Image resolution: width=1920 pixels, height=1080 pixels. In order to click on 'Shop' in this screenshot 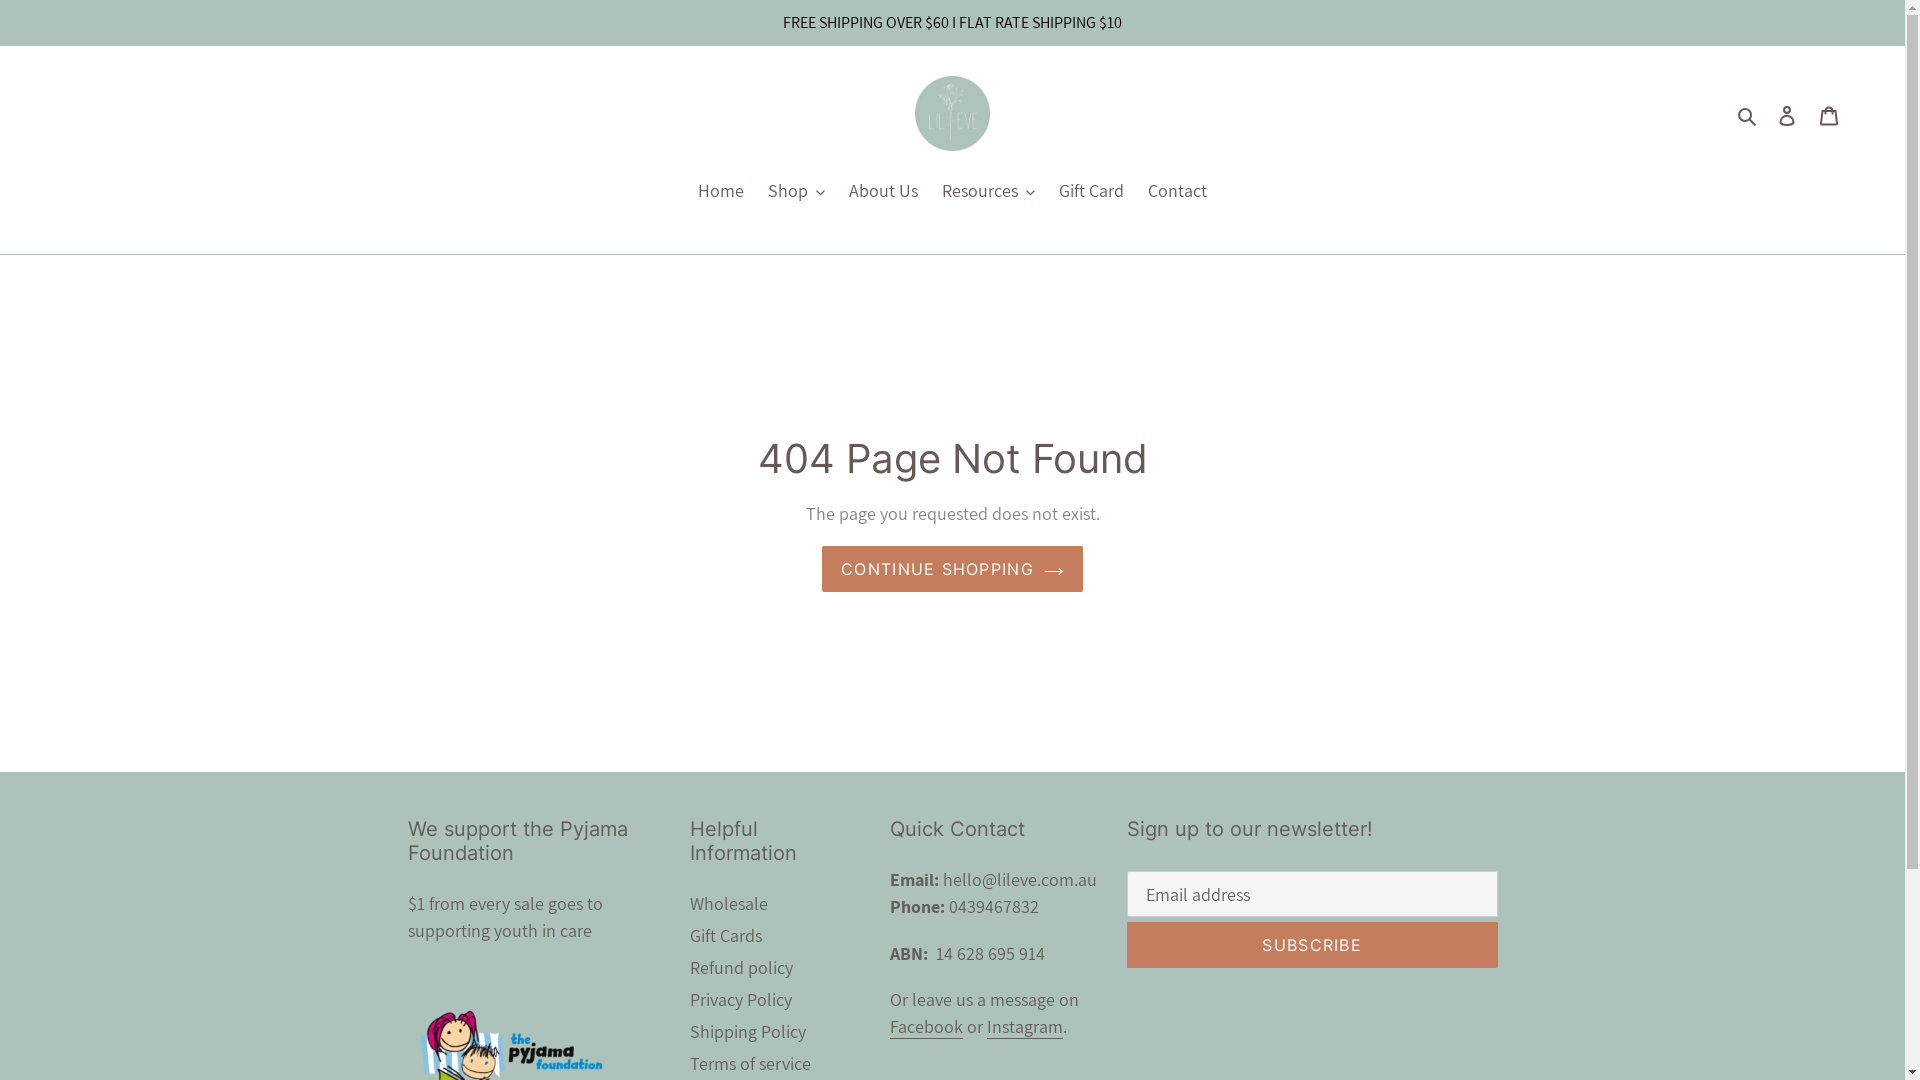, I will do `click(795, 191)`.